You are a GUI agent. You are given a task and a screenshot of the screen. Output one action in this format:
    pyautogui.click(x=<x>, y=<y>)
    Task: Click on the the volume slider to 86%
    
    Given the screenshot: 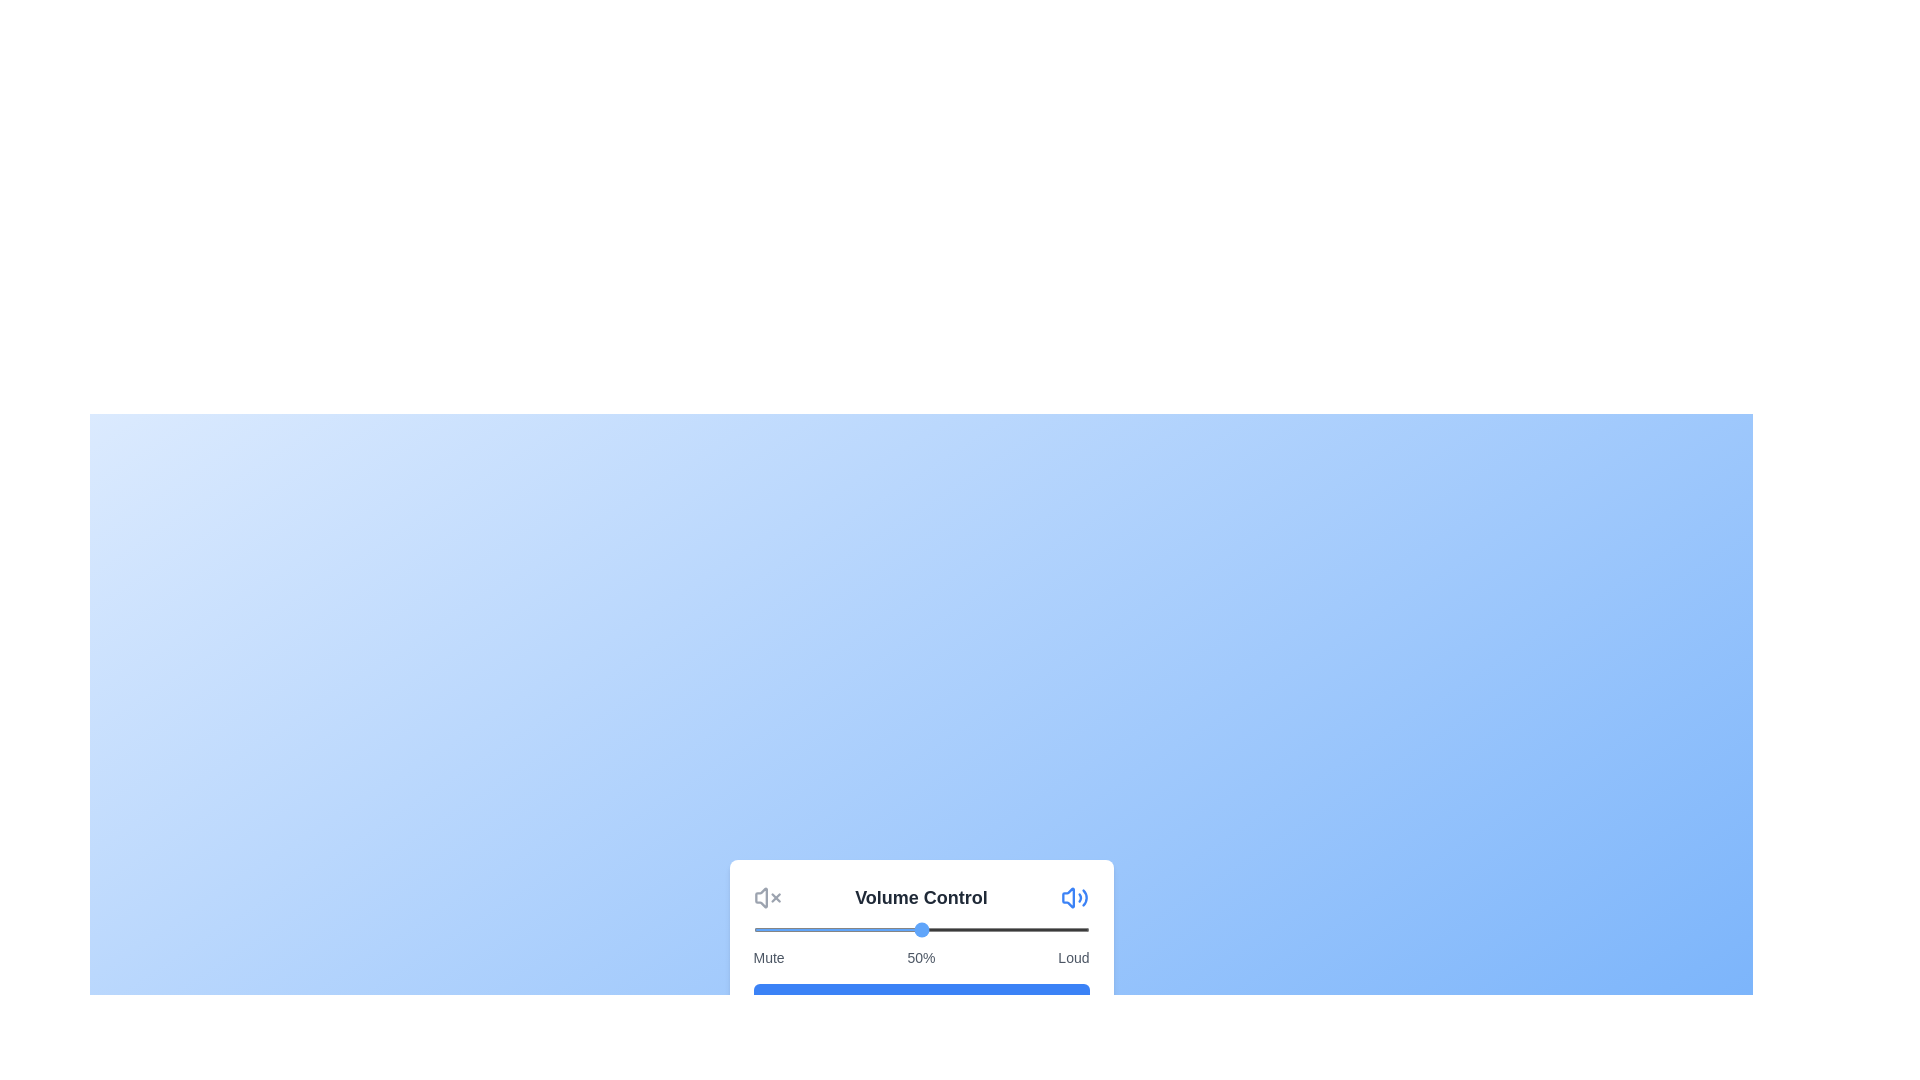 What is the action you would take?
    pyautogui.click(x=1041, y=929)
    